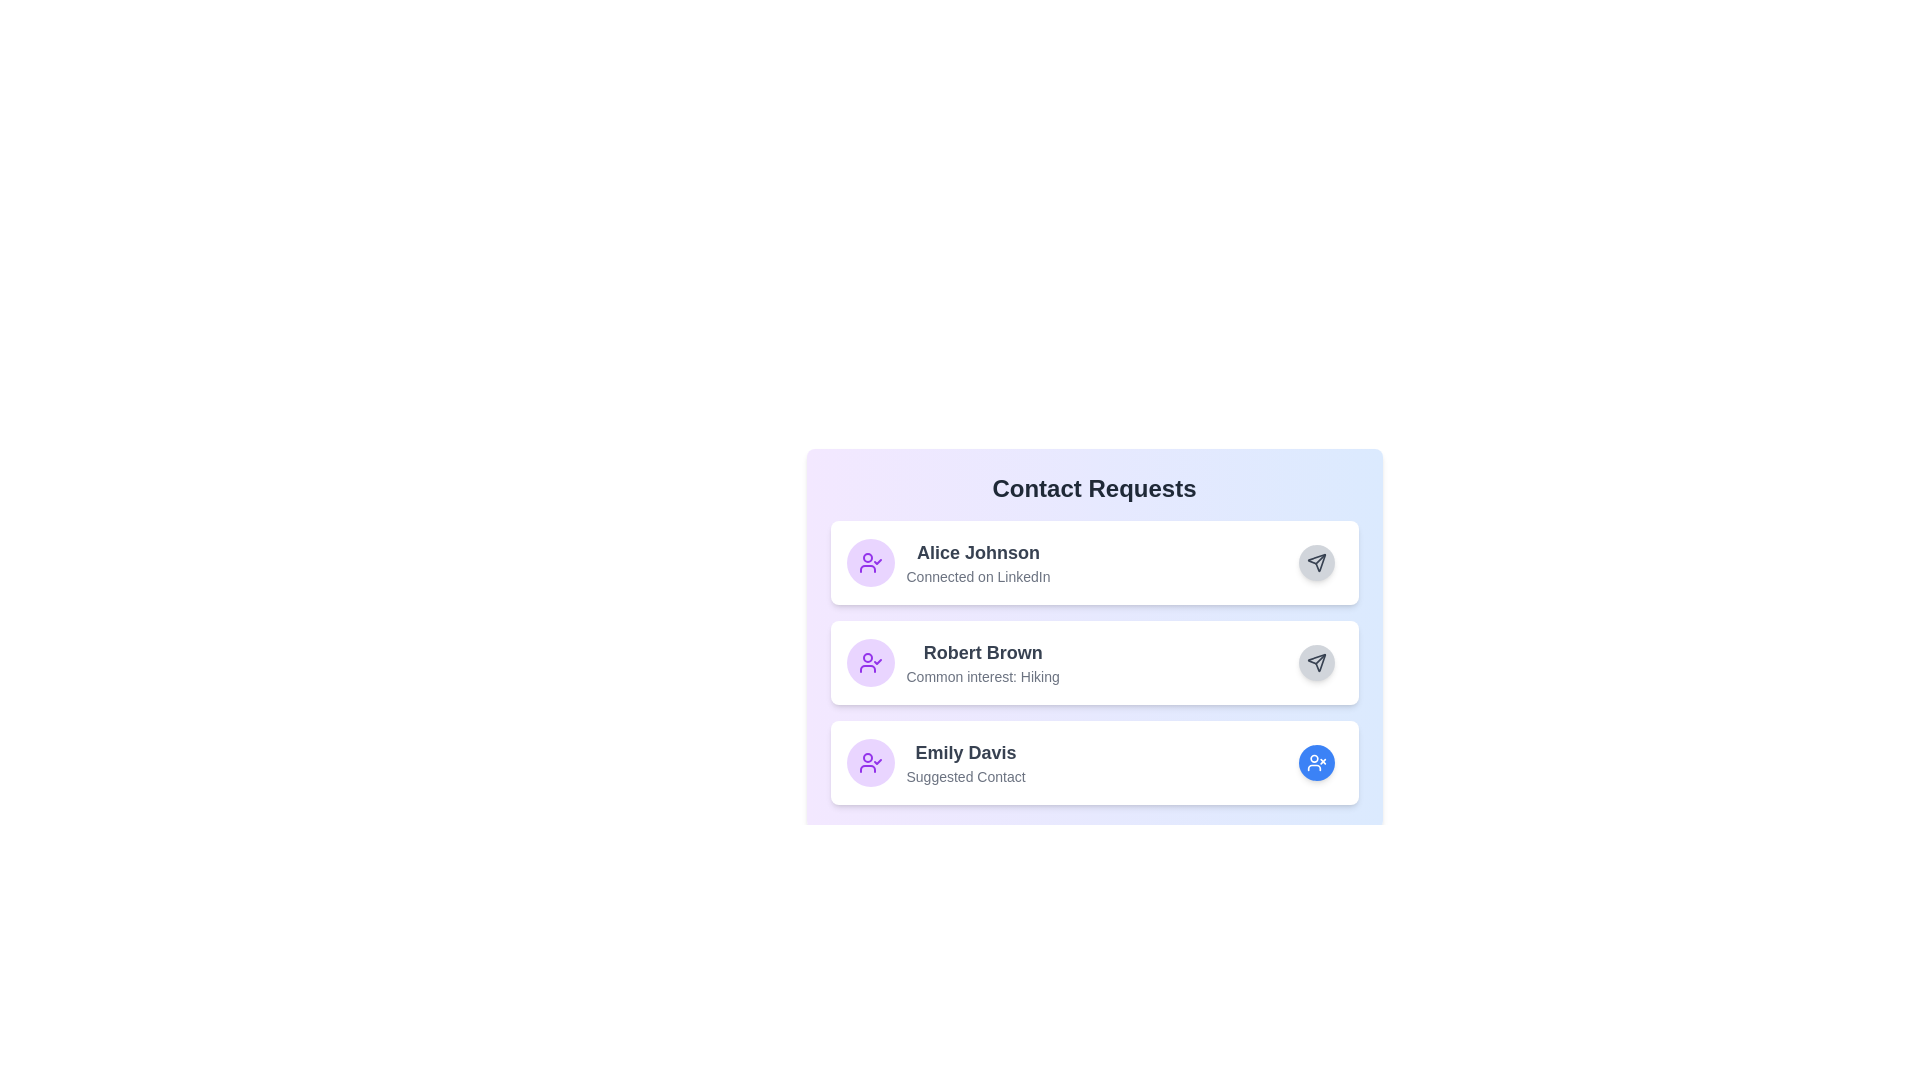 Image resolution: width=1920 pixels, height=1080 pixels. I want to click on the 'Approve' button for the contact request Robert Brown, so click(1316, 663).